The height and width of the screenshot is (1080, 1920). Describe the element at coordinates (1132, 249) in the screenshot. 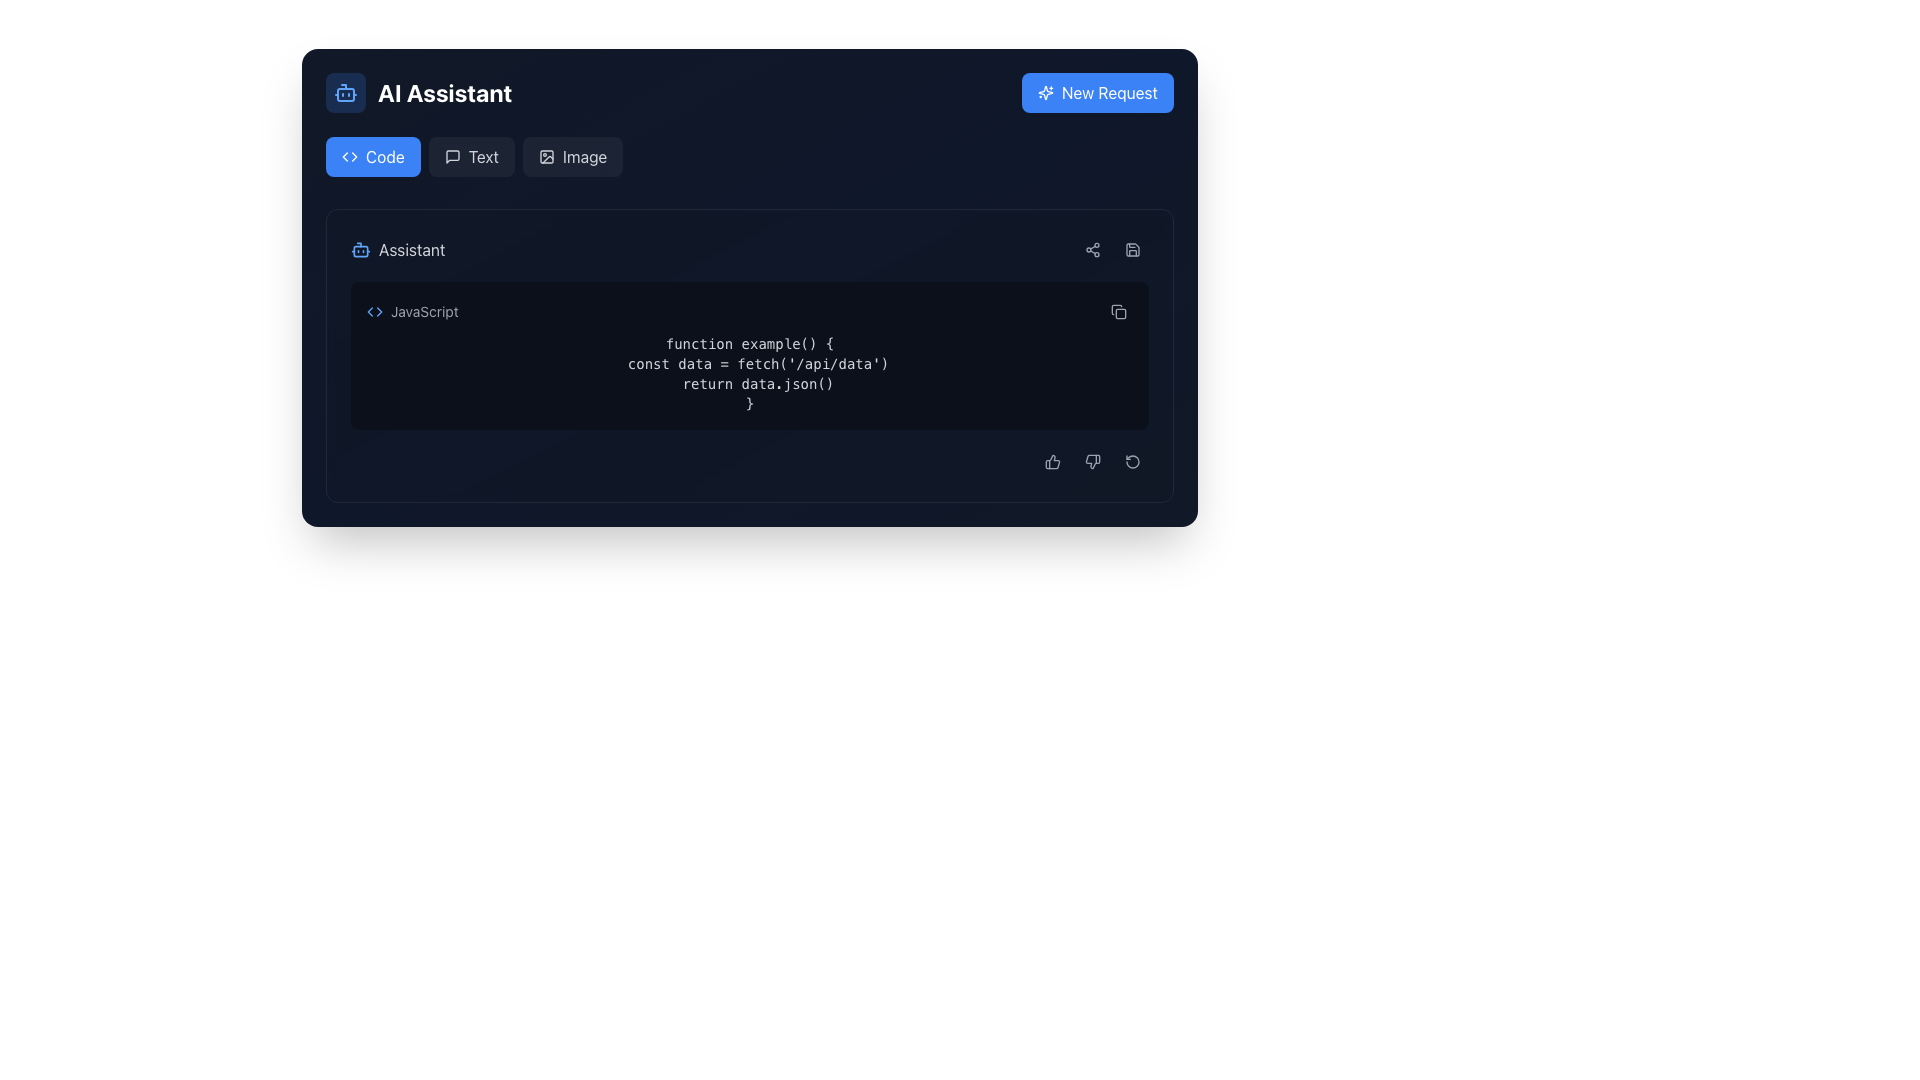

I see `the square save button with a floppy disk icon located in the top-right corner of the code assistant interface` at that location.